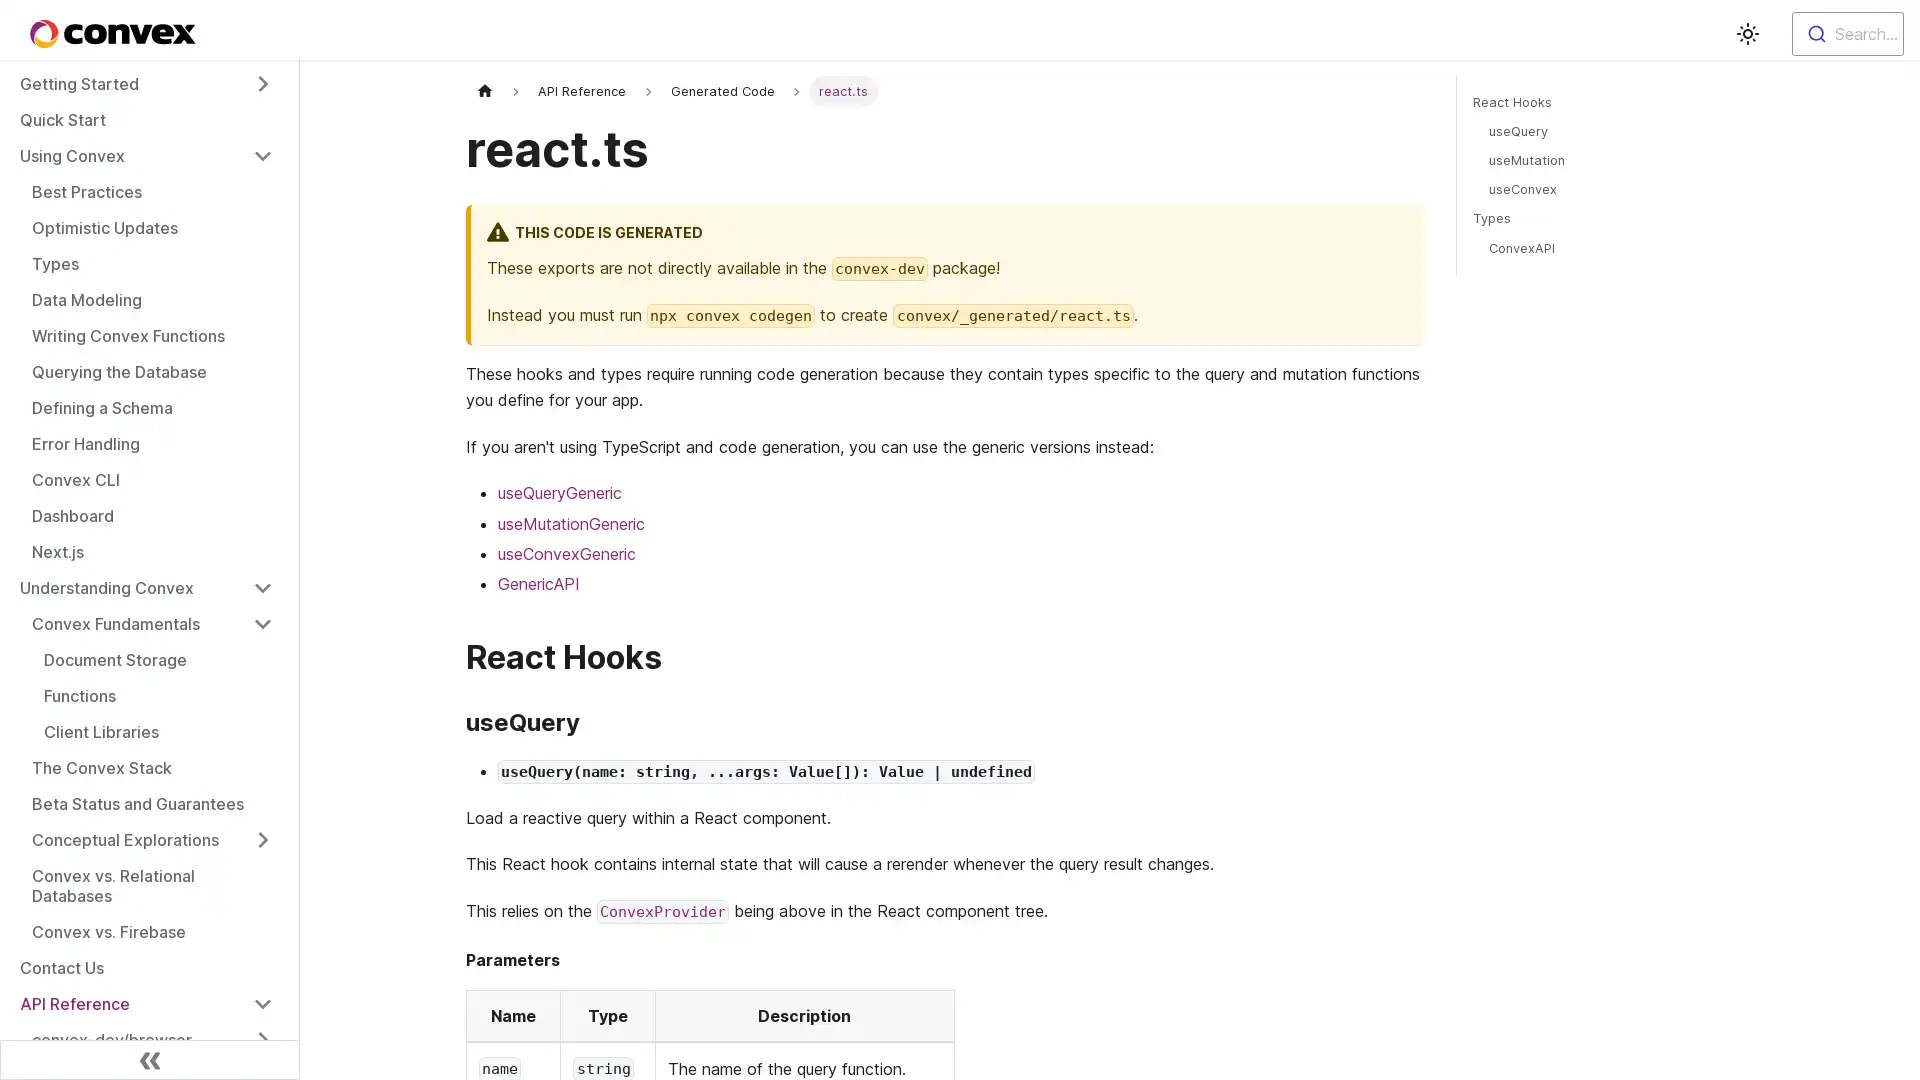  What do you see at coordinates (262, 1003) in the screenshot?
I see `Toggle the collapsible sidebar category 'API Reference'` at bounding box center [262, 1003].